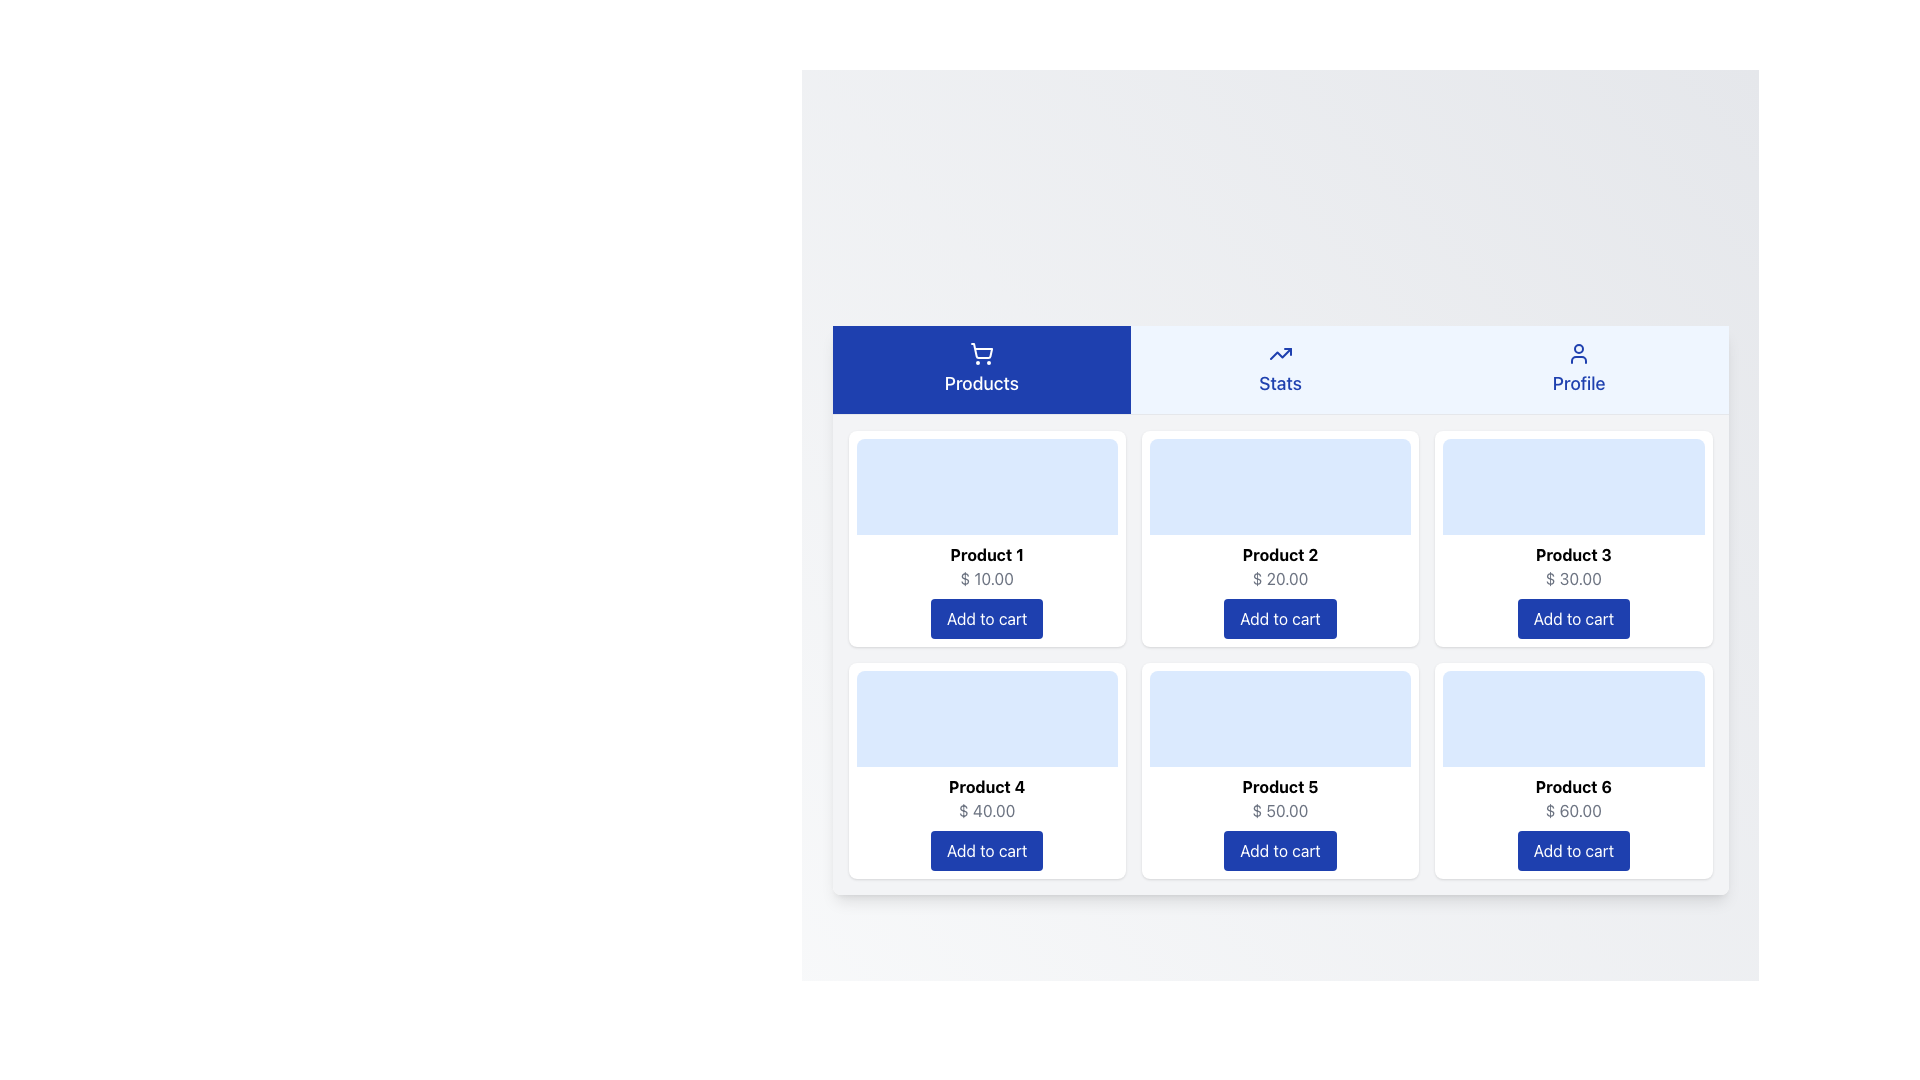  What do you see at coordinates (1572, 850) in the screenshot?
I see `the 'Add to Cart' button located at the bottom-right of the 'Product 6' card to trigger focus or tooltip effects` at bounding box center [1572, 850].